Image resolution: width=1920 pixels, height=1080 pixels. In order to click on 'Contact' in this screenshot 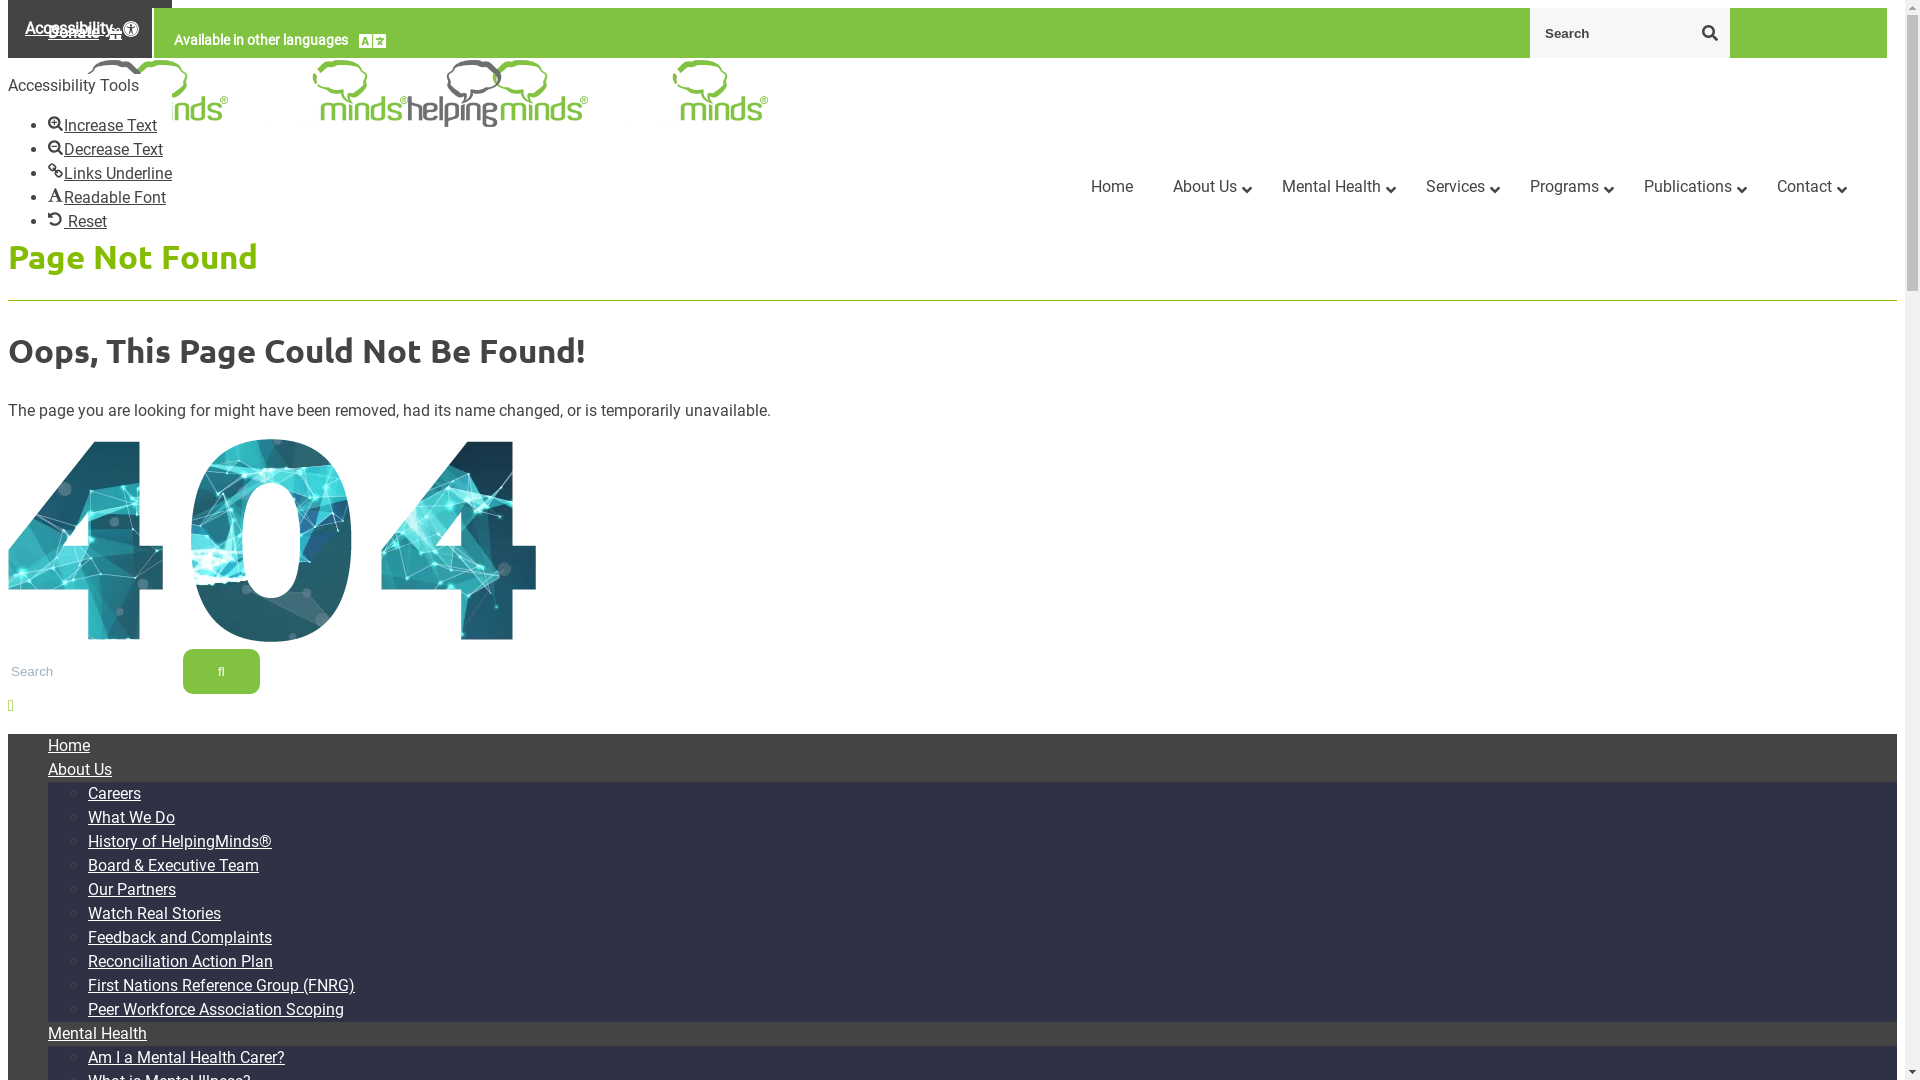, I will do `click(1755, 187)`.